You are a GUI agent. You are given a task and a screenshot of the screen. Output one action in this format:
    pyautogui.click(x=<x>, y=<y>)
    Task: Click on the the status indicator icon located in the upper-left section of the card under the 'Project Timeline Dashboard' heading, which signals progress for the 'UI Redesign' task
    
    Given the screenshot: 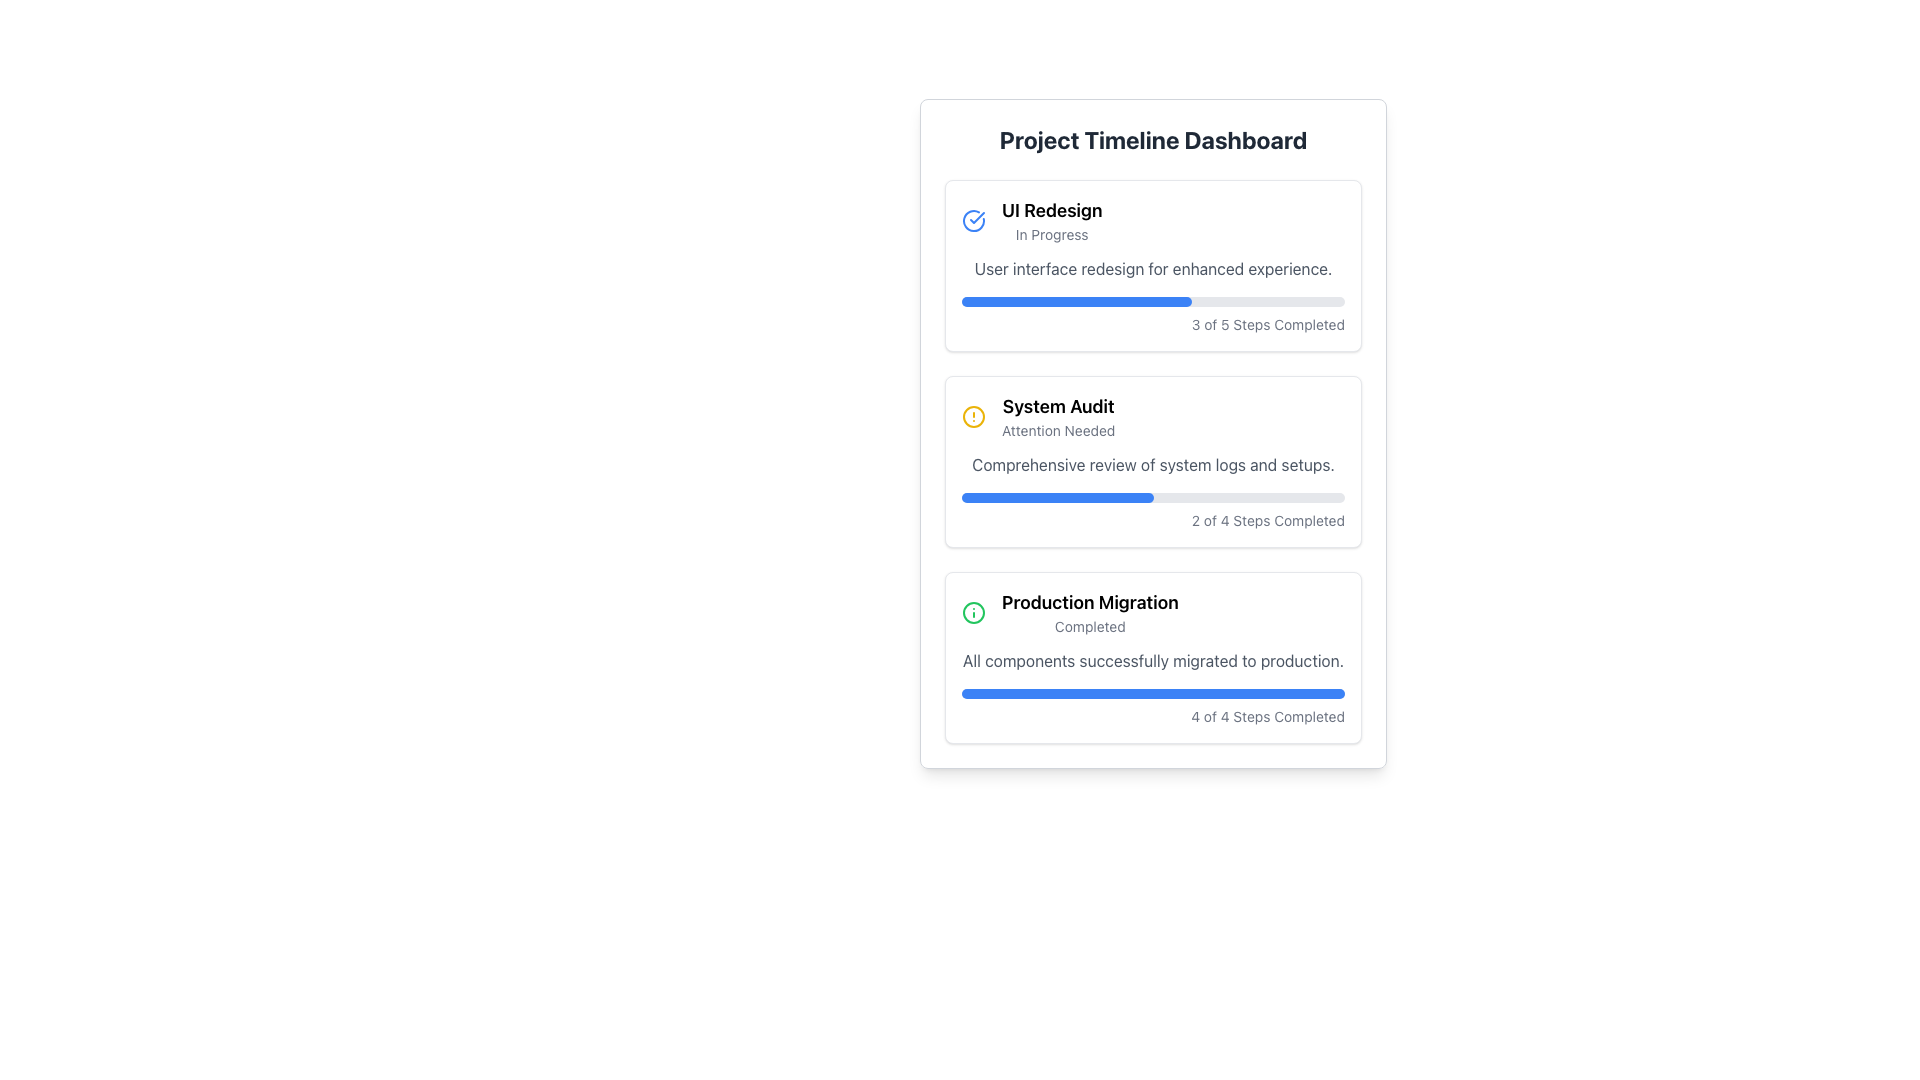 What is the action you would take?
    pyautogui.click(x=974, y=220)
    